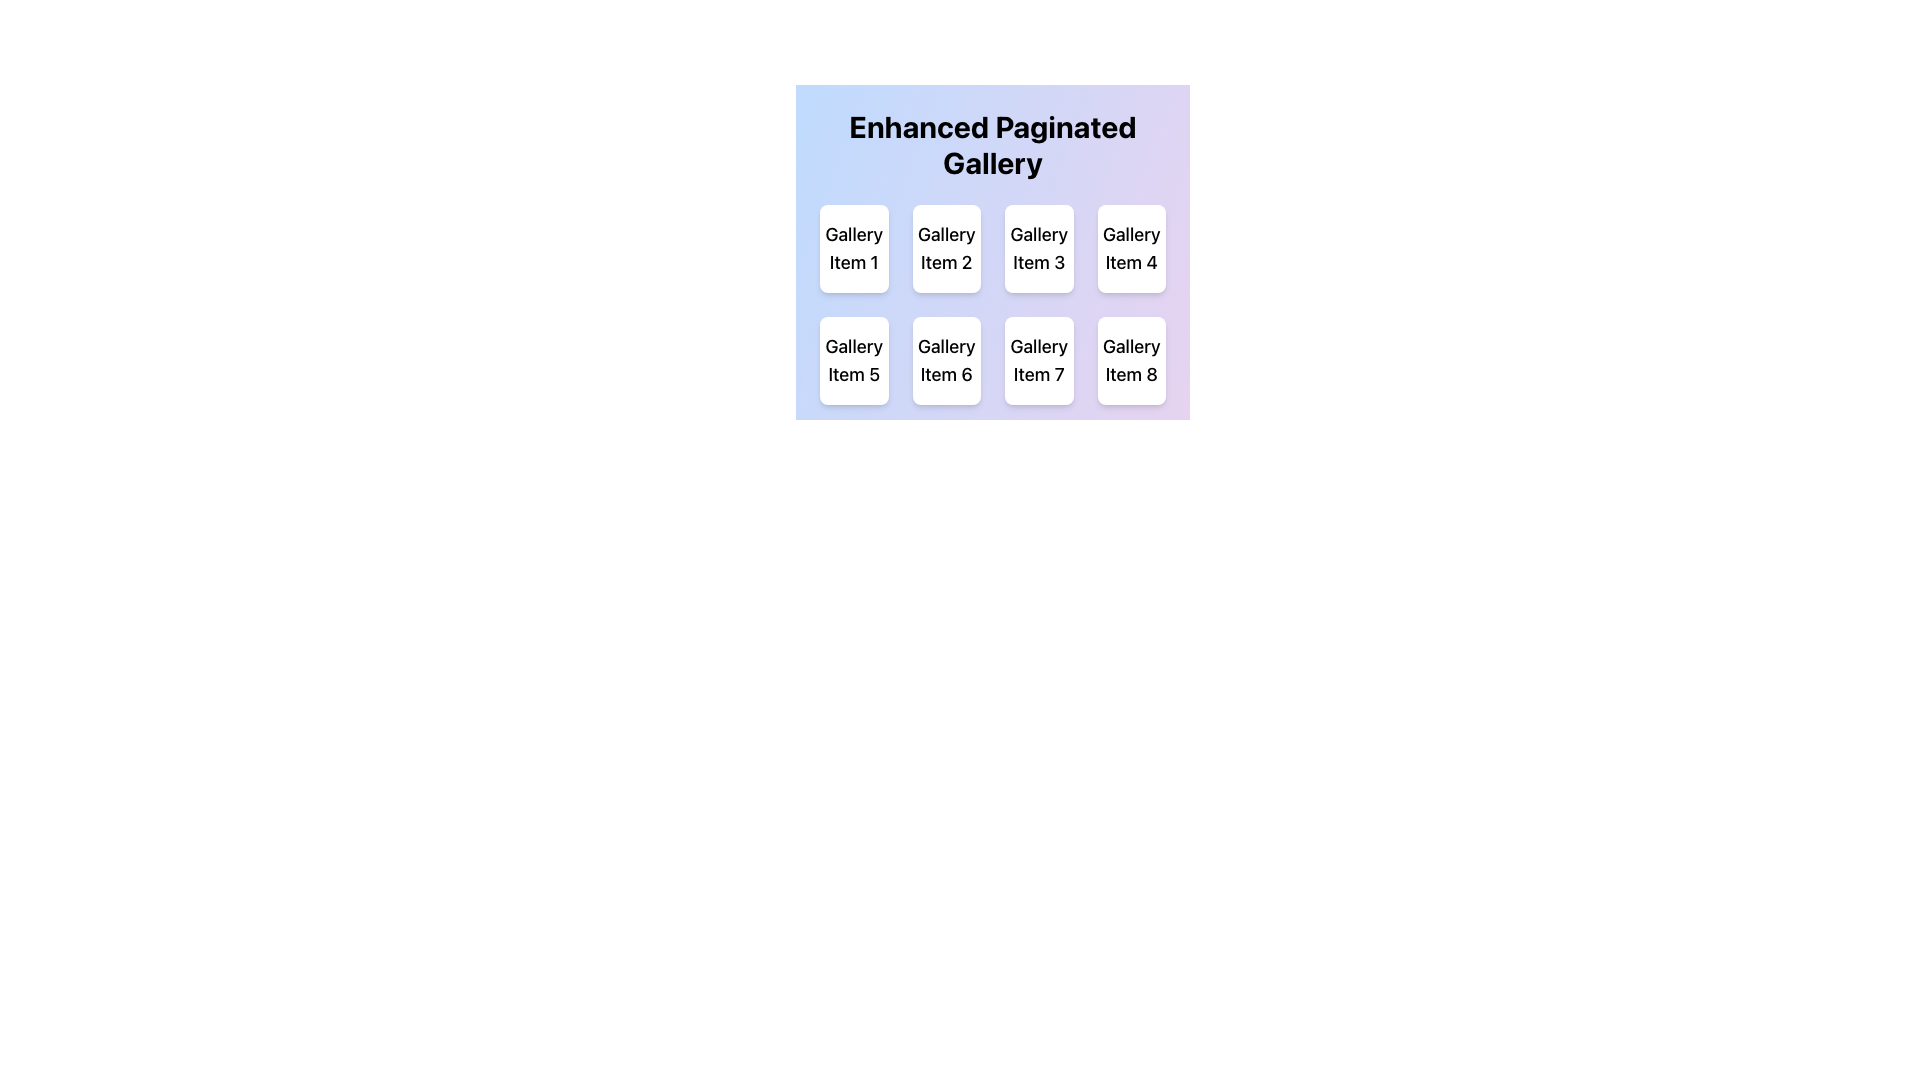 This screenshot has height=1080, width=1920. I want to click on the text label at the bottom-right corner of the gallery item card to trigger interaction effects, so click(1131, 361).